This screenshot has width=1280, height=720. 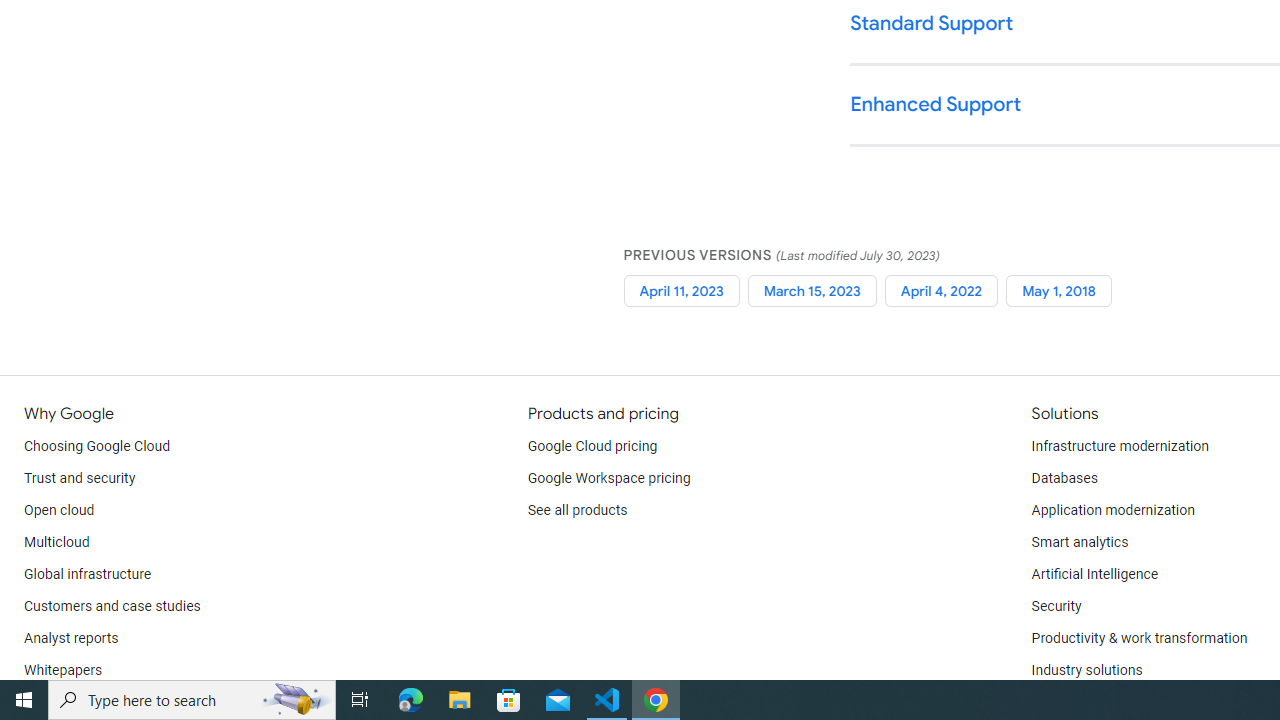 What do you see at coordinates (812, 290) in the screenshot?
I see `'March 15, 2023'` at bounding box center [812, 290].